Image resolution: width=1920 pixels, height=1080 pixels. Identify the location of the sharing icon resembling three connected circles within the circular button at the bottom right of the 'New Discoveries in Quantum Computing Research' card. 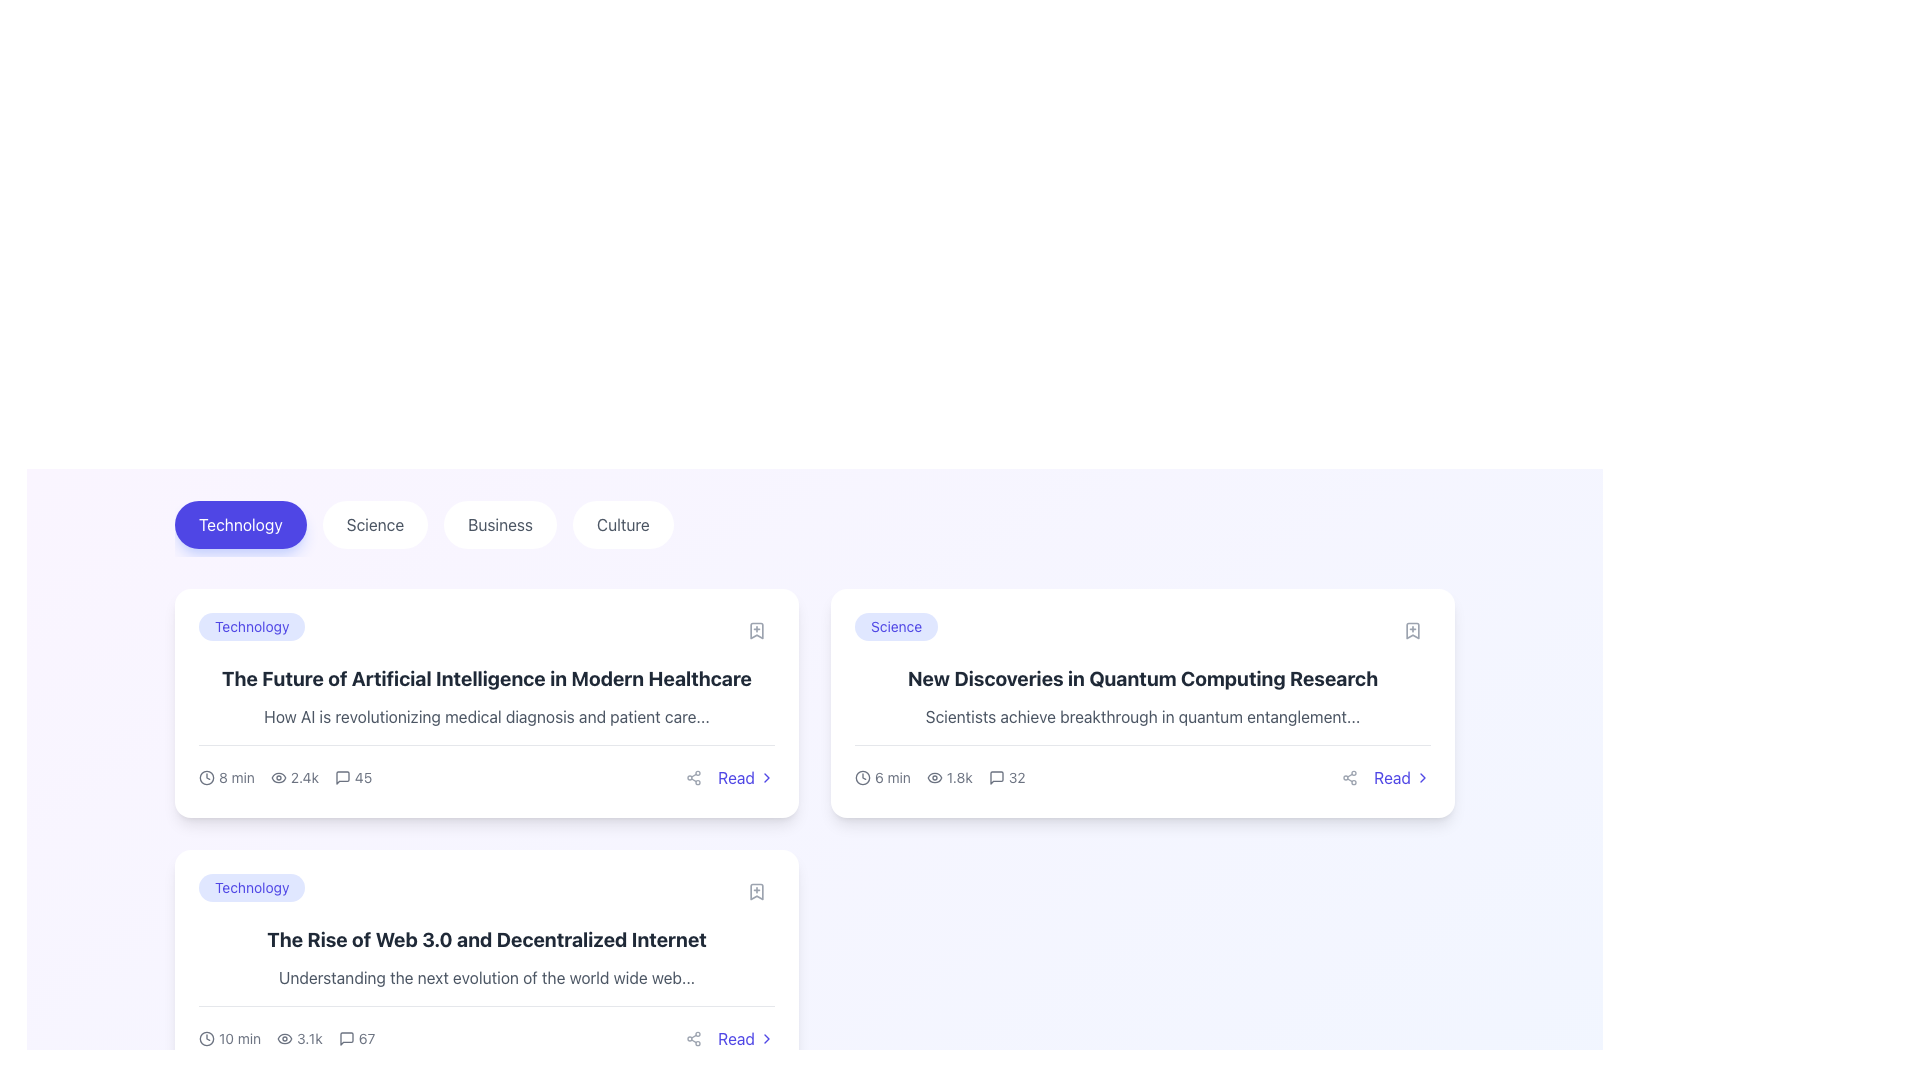
(1350, 777).